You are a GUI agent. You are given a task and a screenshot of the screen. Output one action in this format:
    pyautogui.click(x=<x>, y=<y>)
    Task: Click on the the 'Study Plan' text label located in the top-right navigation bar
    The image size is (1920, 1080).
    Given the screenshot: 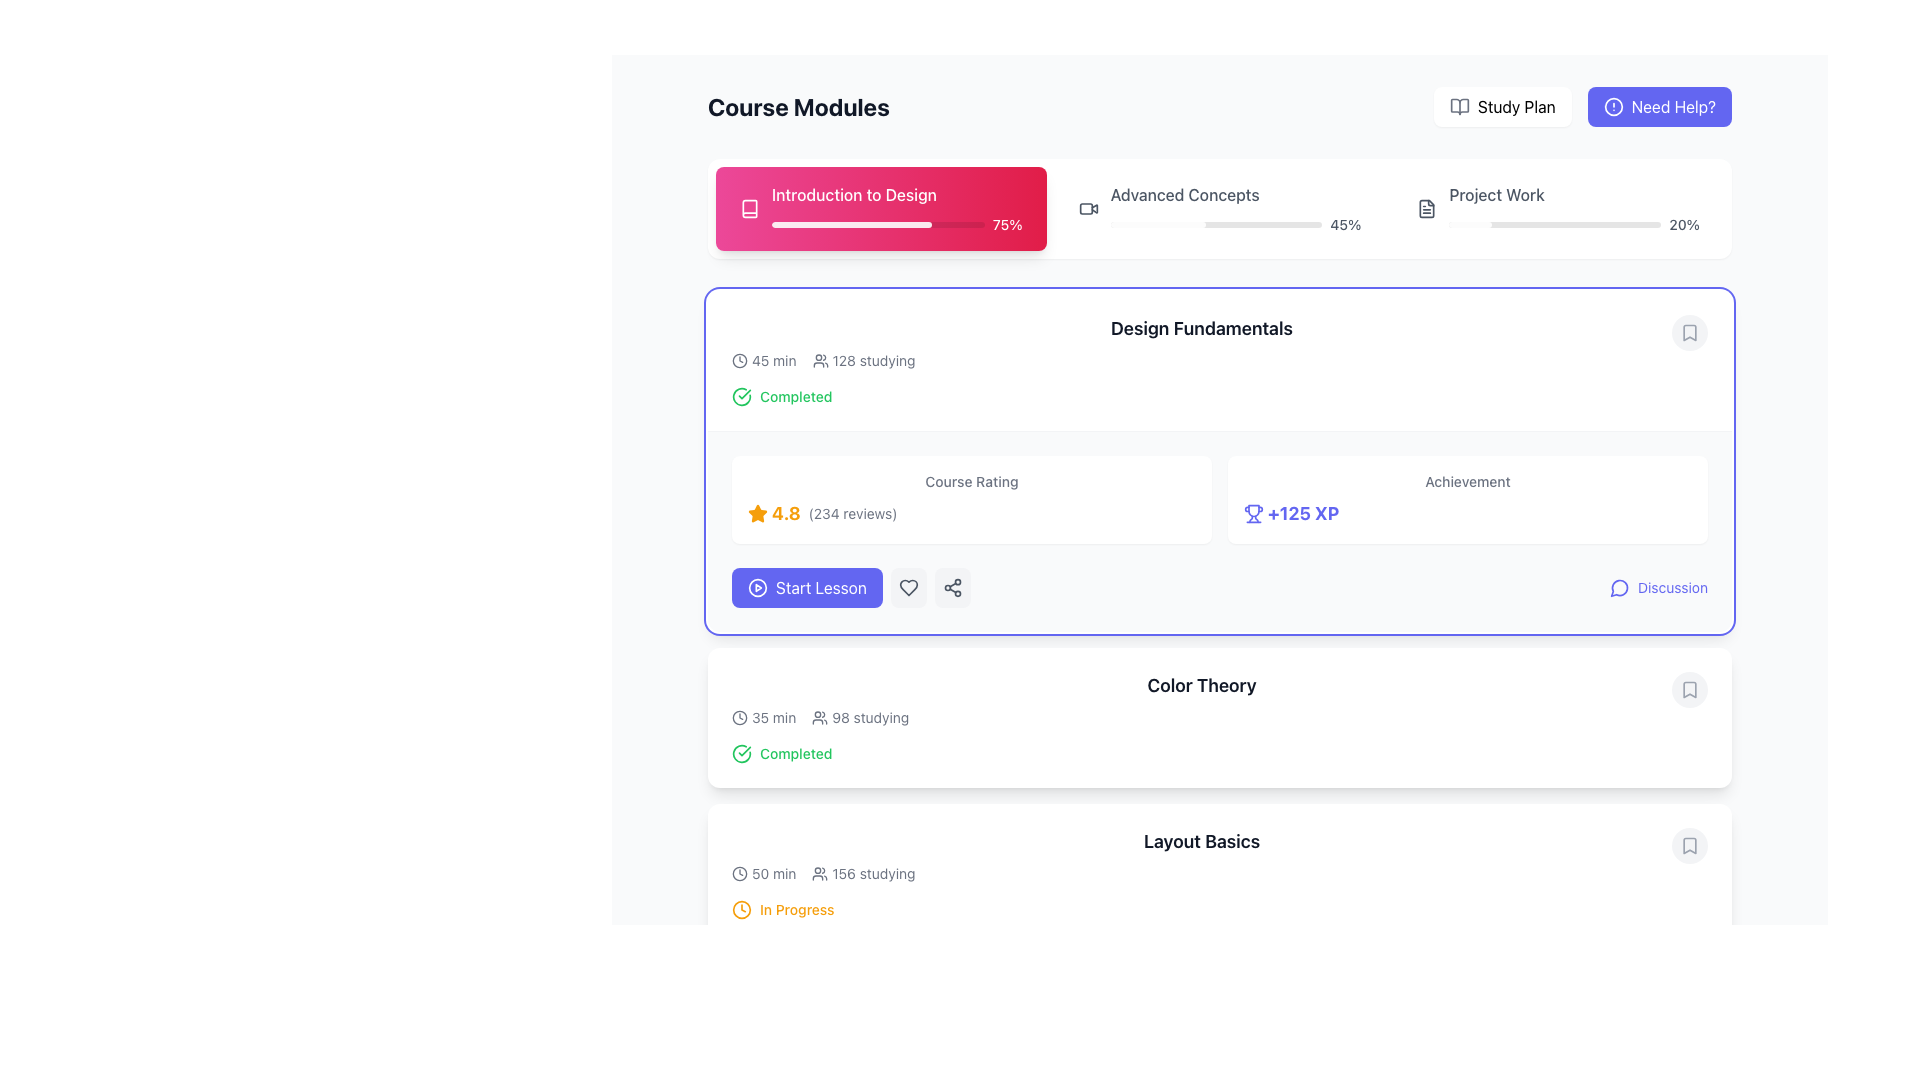 What is the action you would take?
    pyautogui.click(x=1516, y=107)
    